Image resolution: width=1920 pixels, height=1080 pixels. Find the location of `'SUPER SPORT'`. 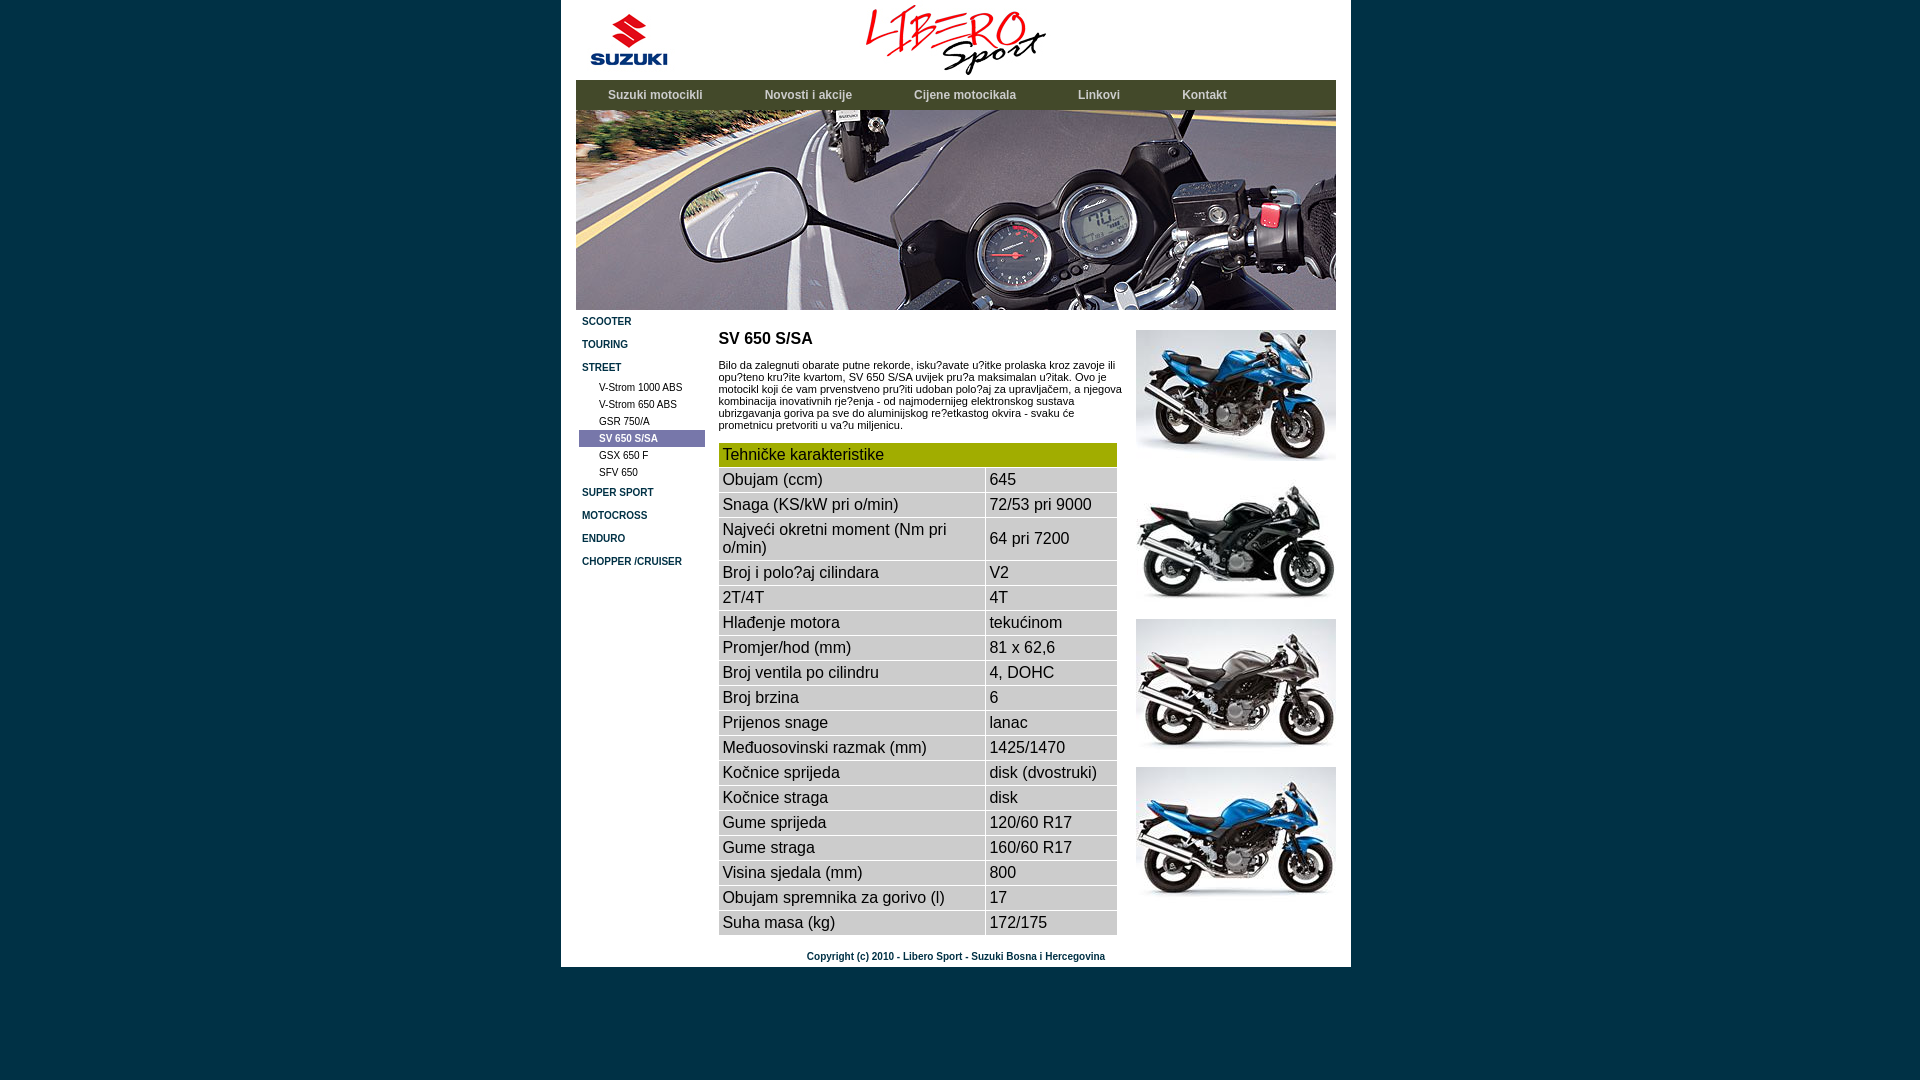

'SUPER SPORT' is located at coordinates (642, 492).